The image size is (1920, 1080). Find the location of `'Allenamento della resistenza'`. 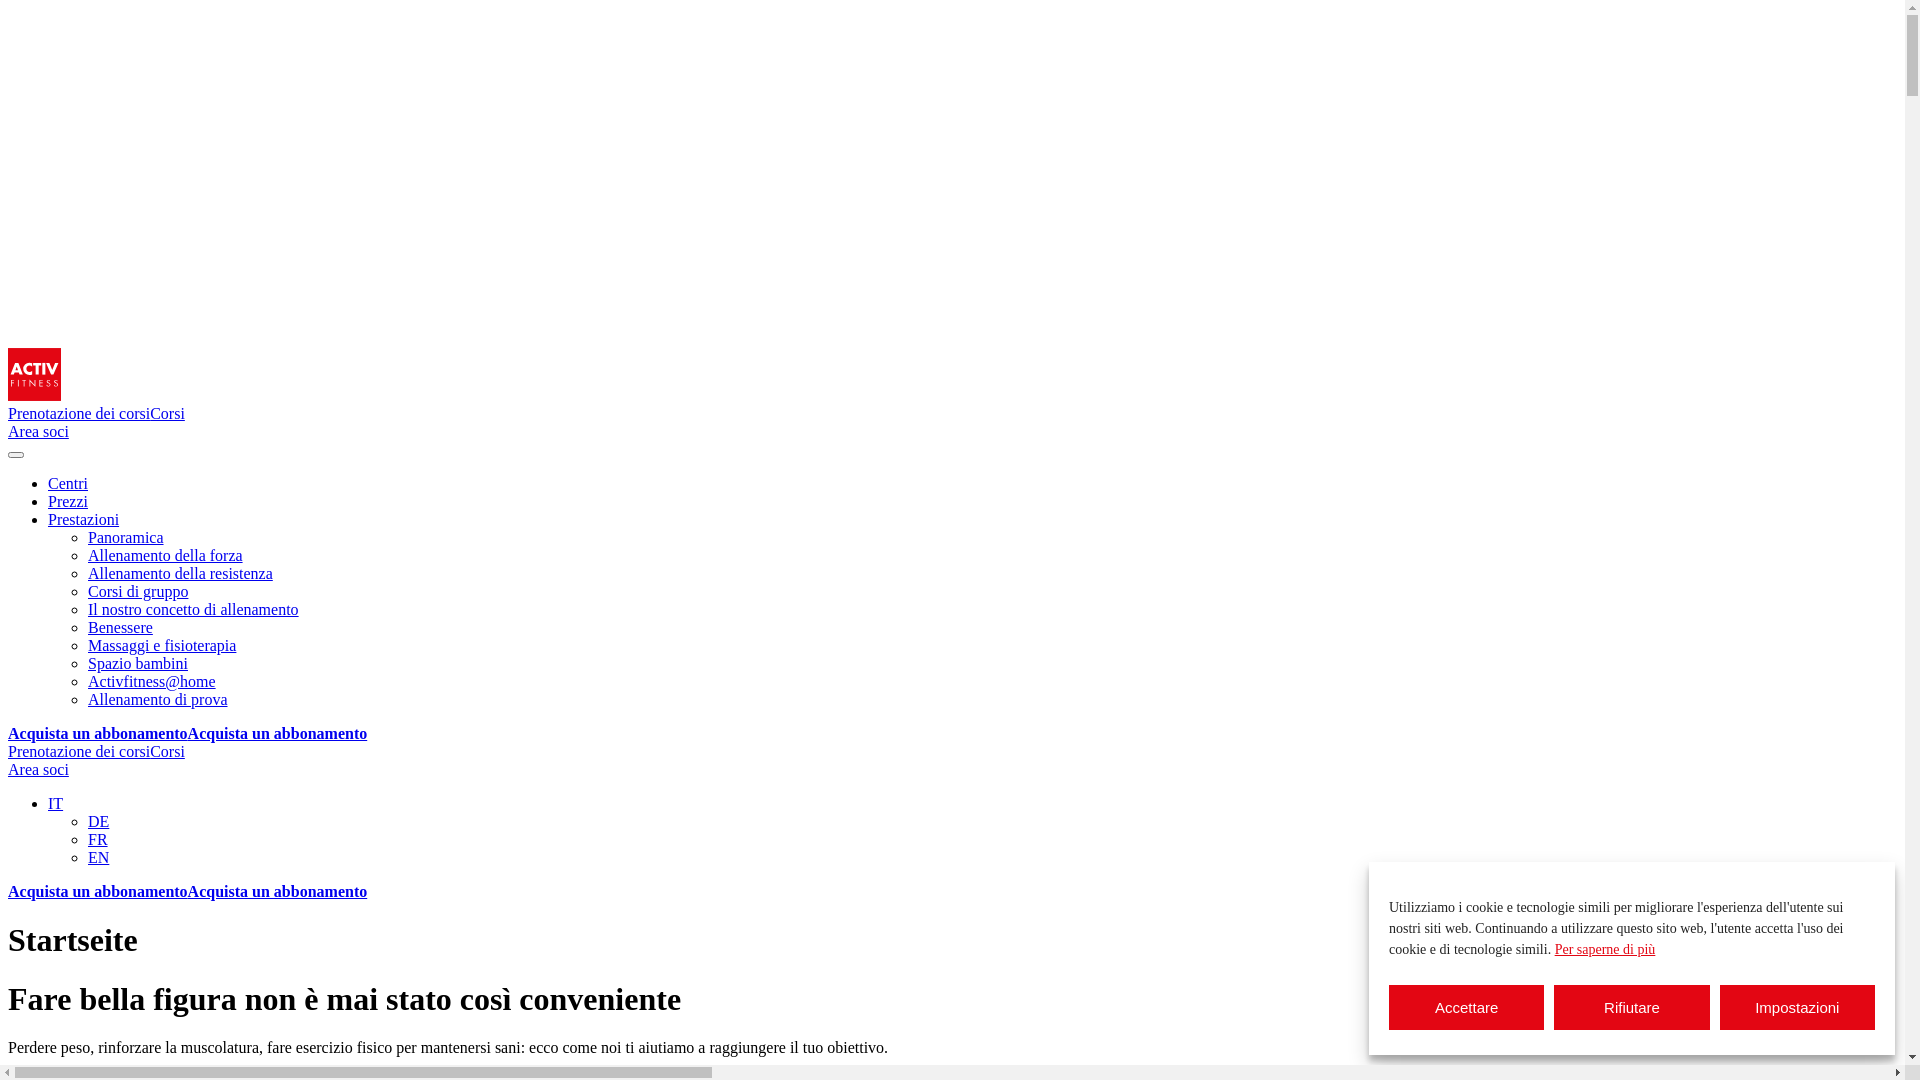

'Allenamento della resistenza' is located at coordinates (180, 573).